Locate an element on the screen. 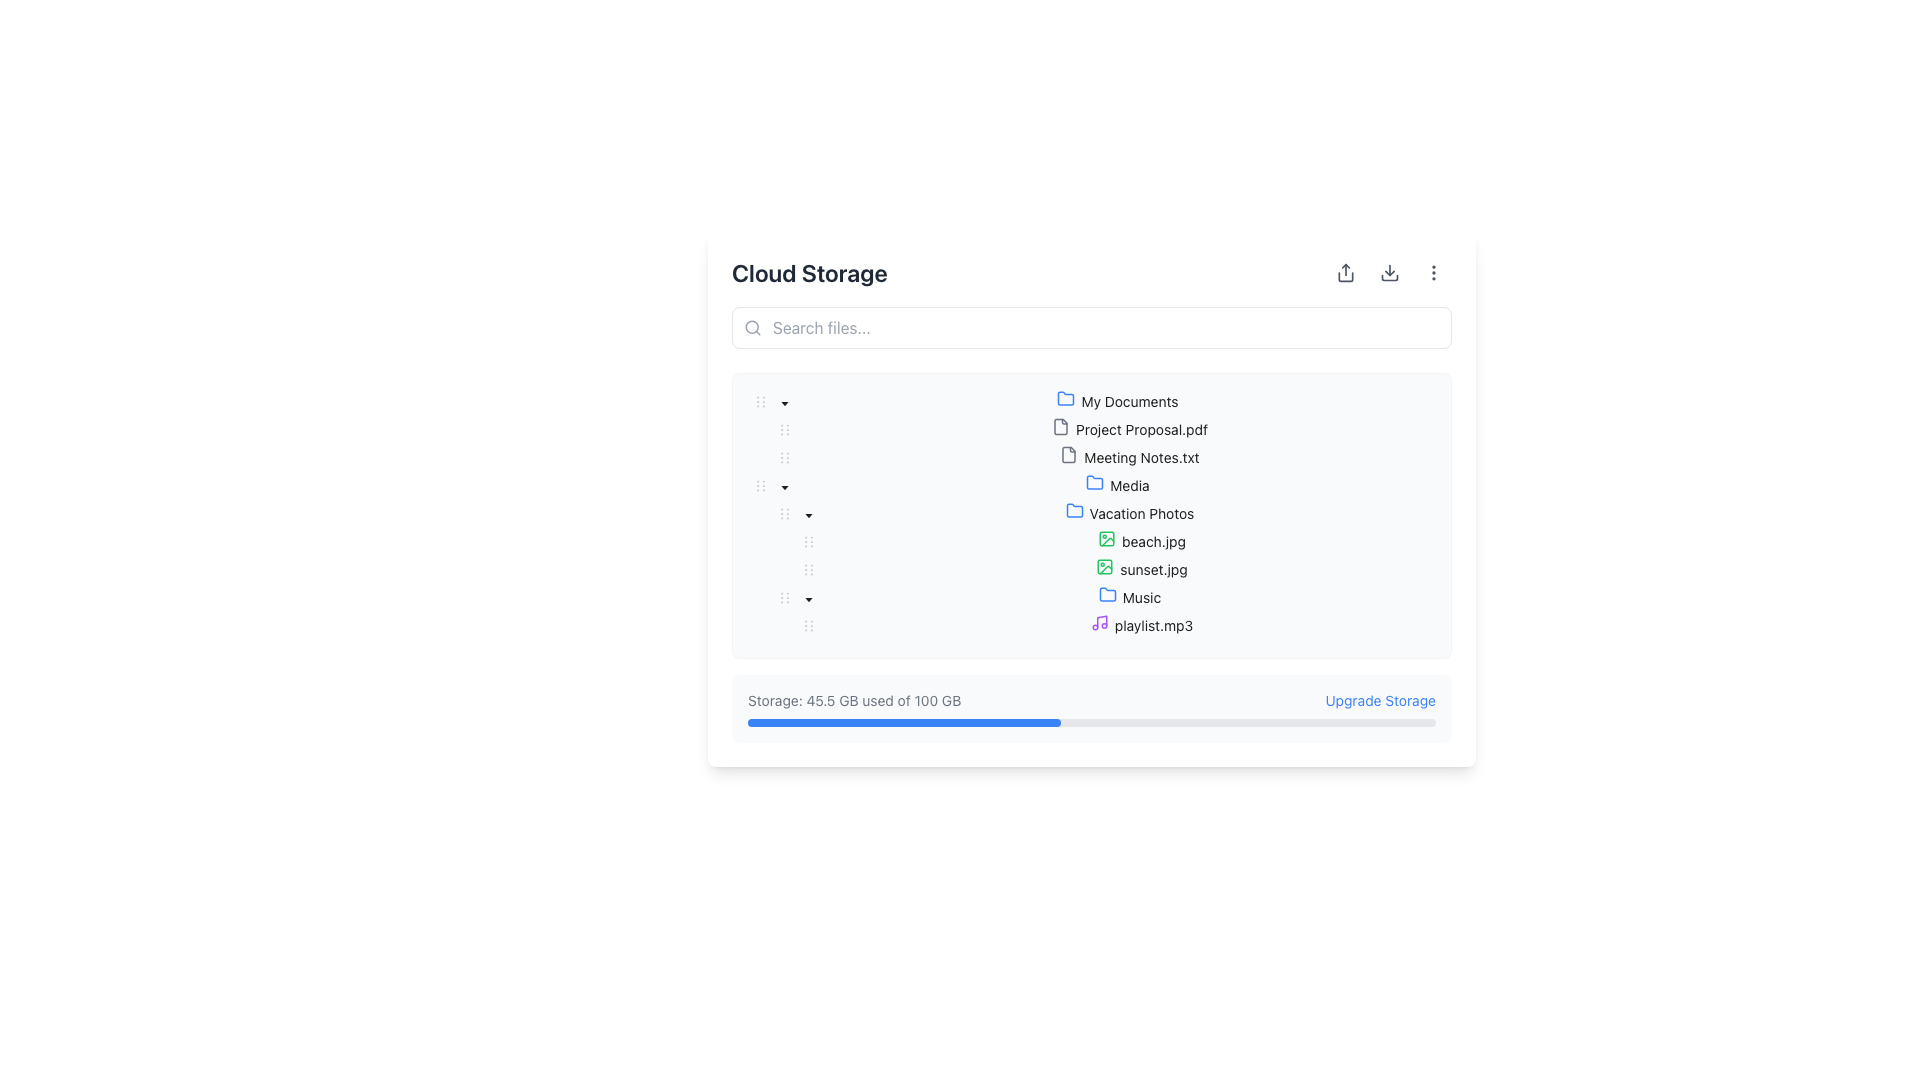 The image size is (1920, 1080). the audio file icon representing 'playlist.mp3', which is located in the 'My Documents > Media > Vacation Photos > Music' folder structure, positioned to the left of the text entry is located at coordinates (1101, 624).